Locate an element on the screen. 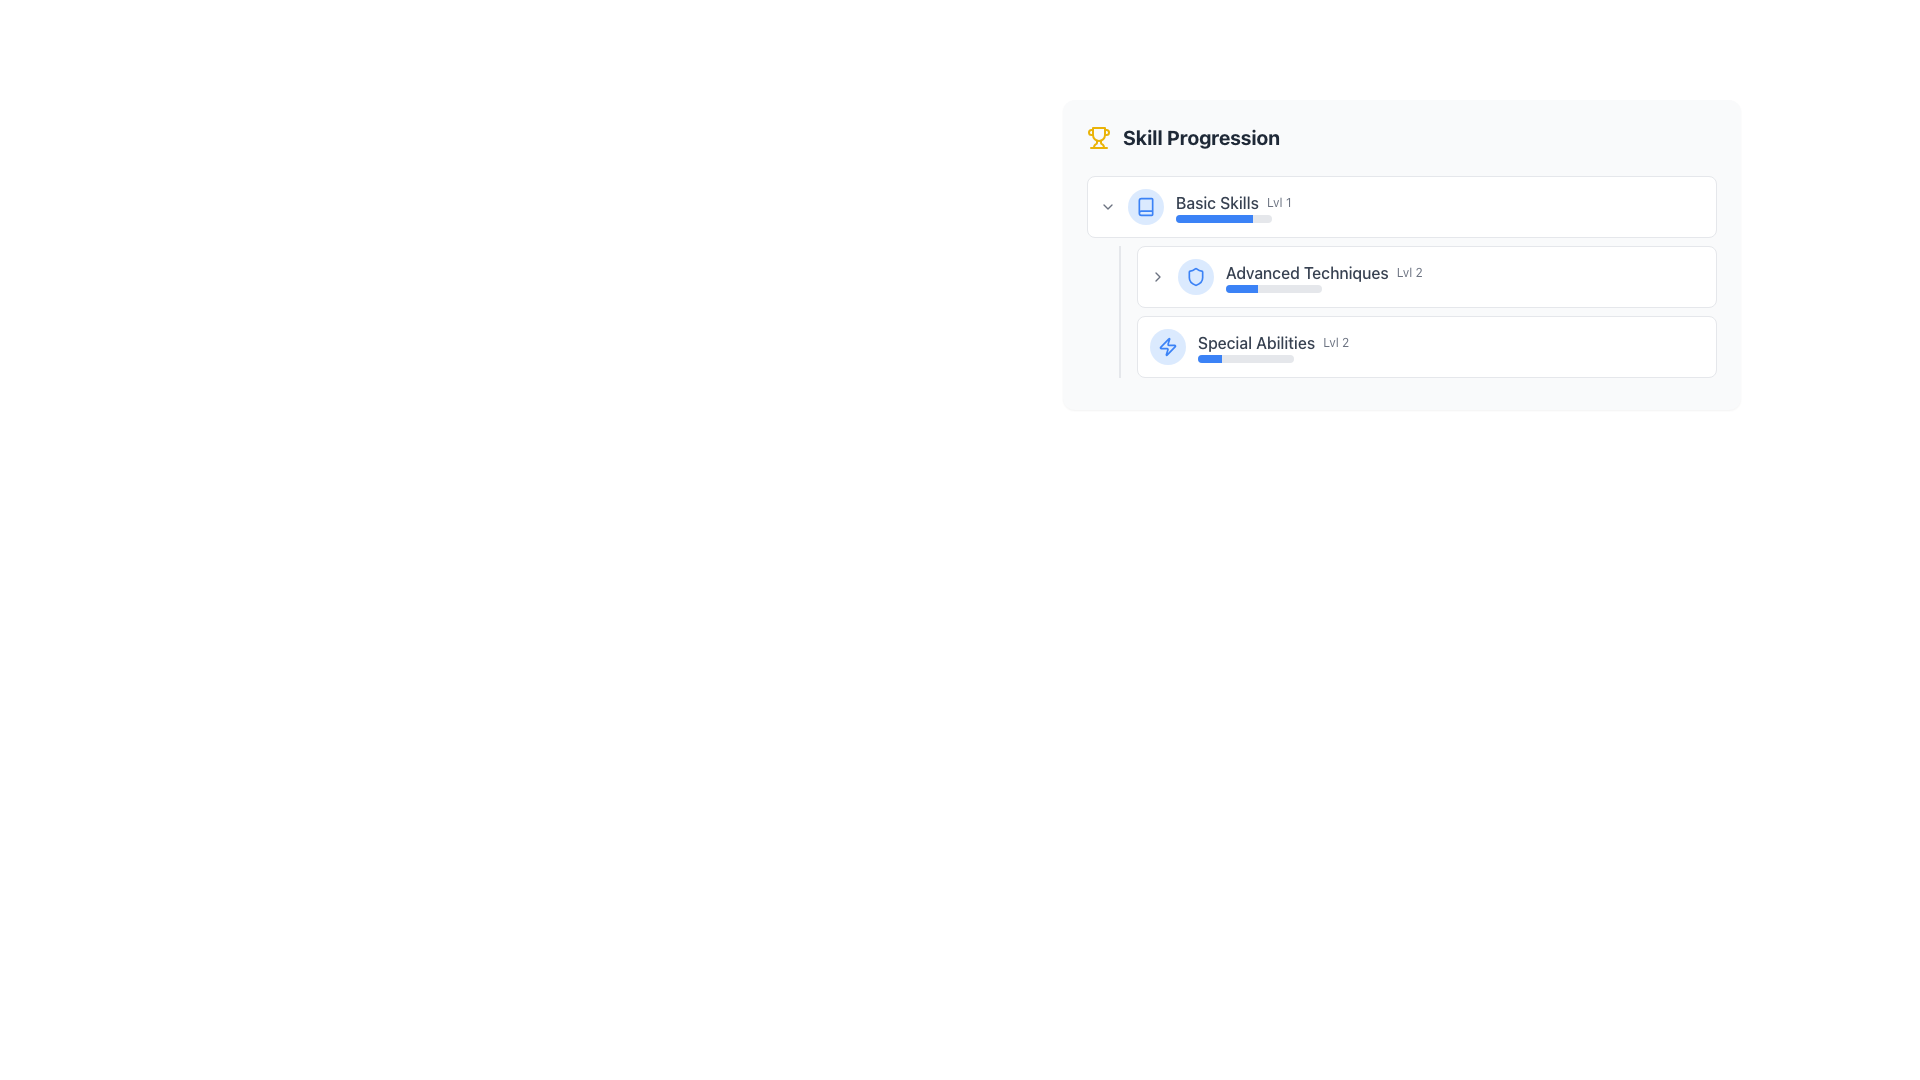  the Progress bar that visually represents a 25% completion of the associated goal or task, located below the 'Special Abilities Lvl 2' text in the right-side section of the interface is located at coordinates (1245, 357).